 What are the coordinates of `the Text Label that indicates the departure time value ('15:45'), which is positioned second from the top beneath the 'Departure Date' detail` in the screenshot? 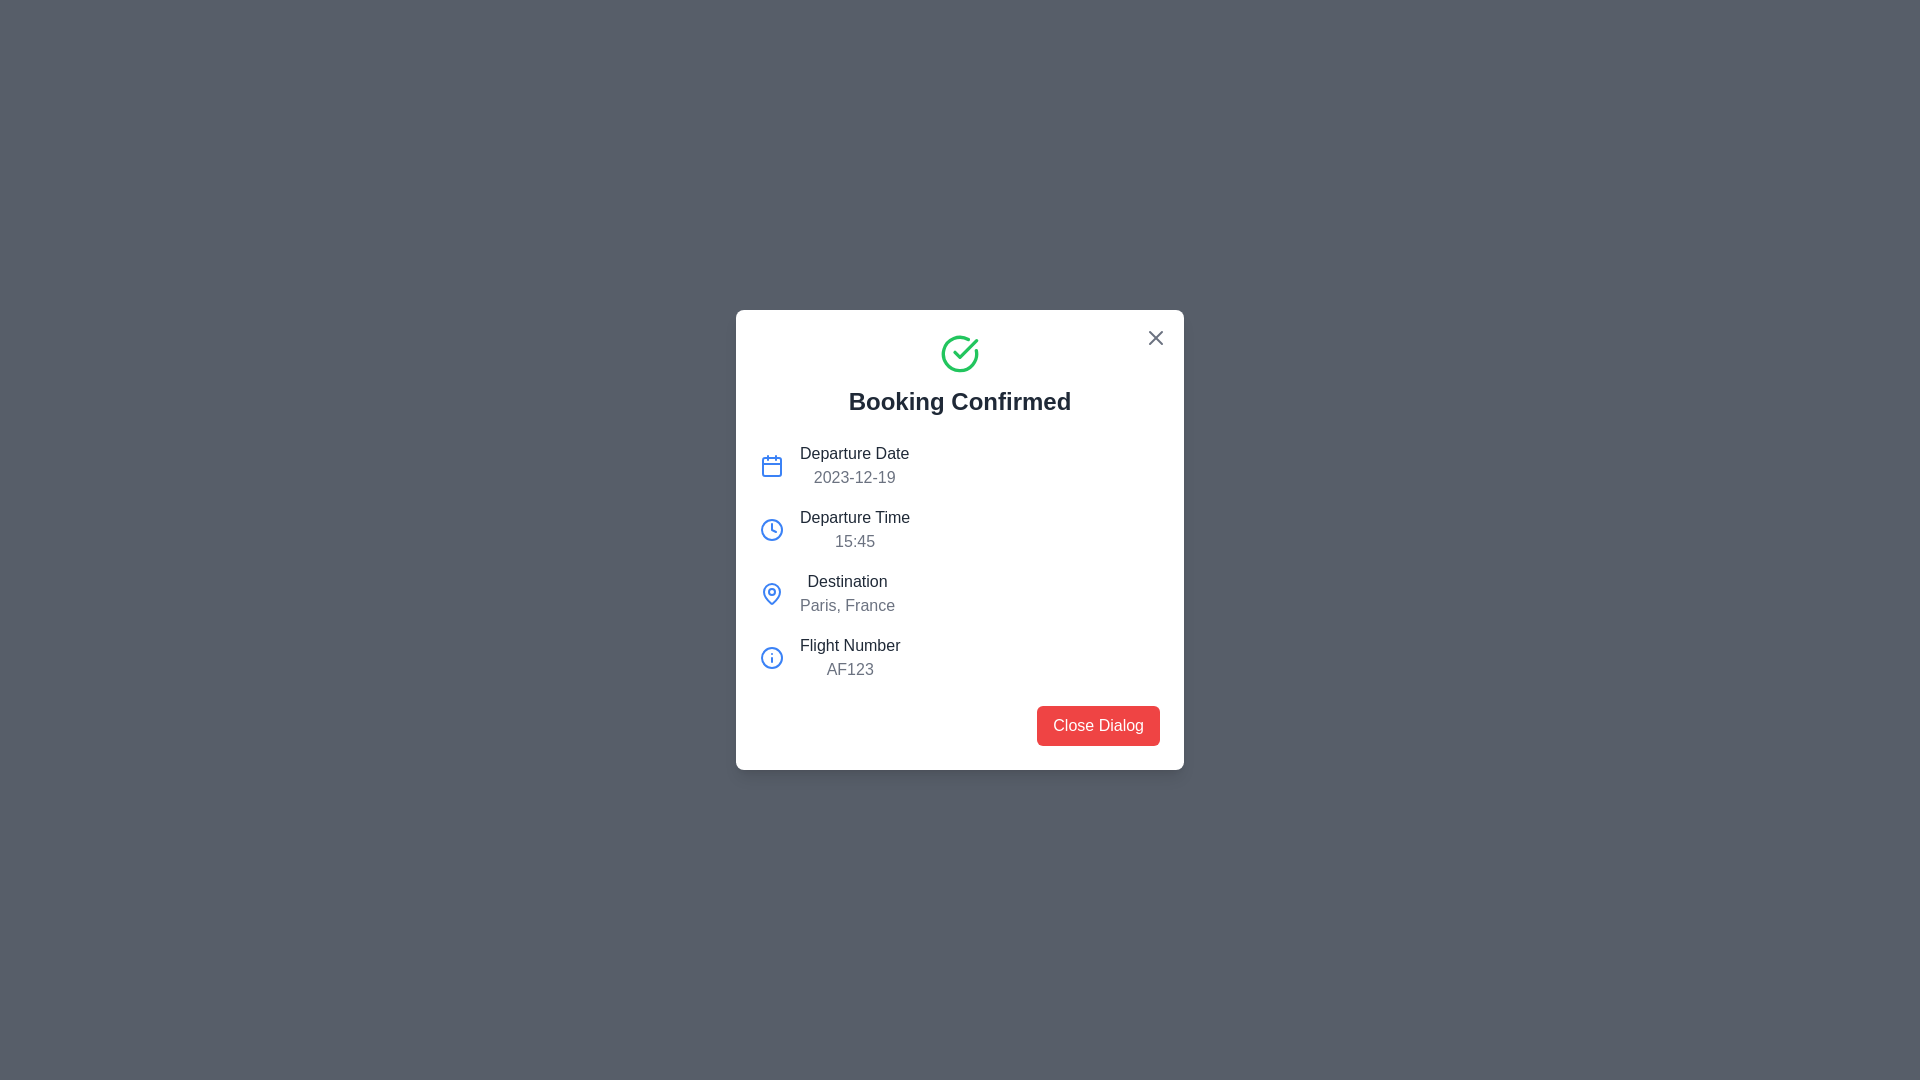 It's located at (855, 516).